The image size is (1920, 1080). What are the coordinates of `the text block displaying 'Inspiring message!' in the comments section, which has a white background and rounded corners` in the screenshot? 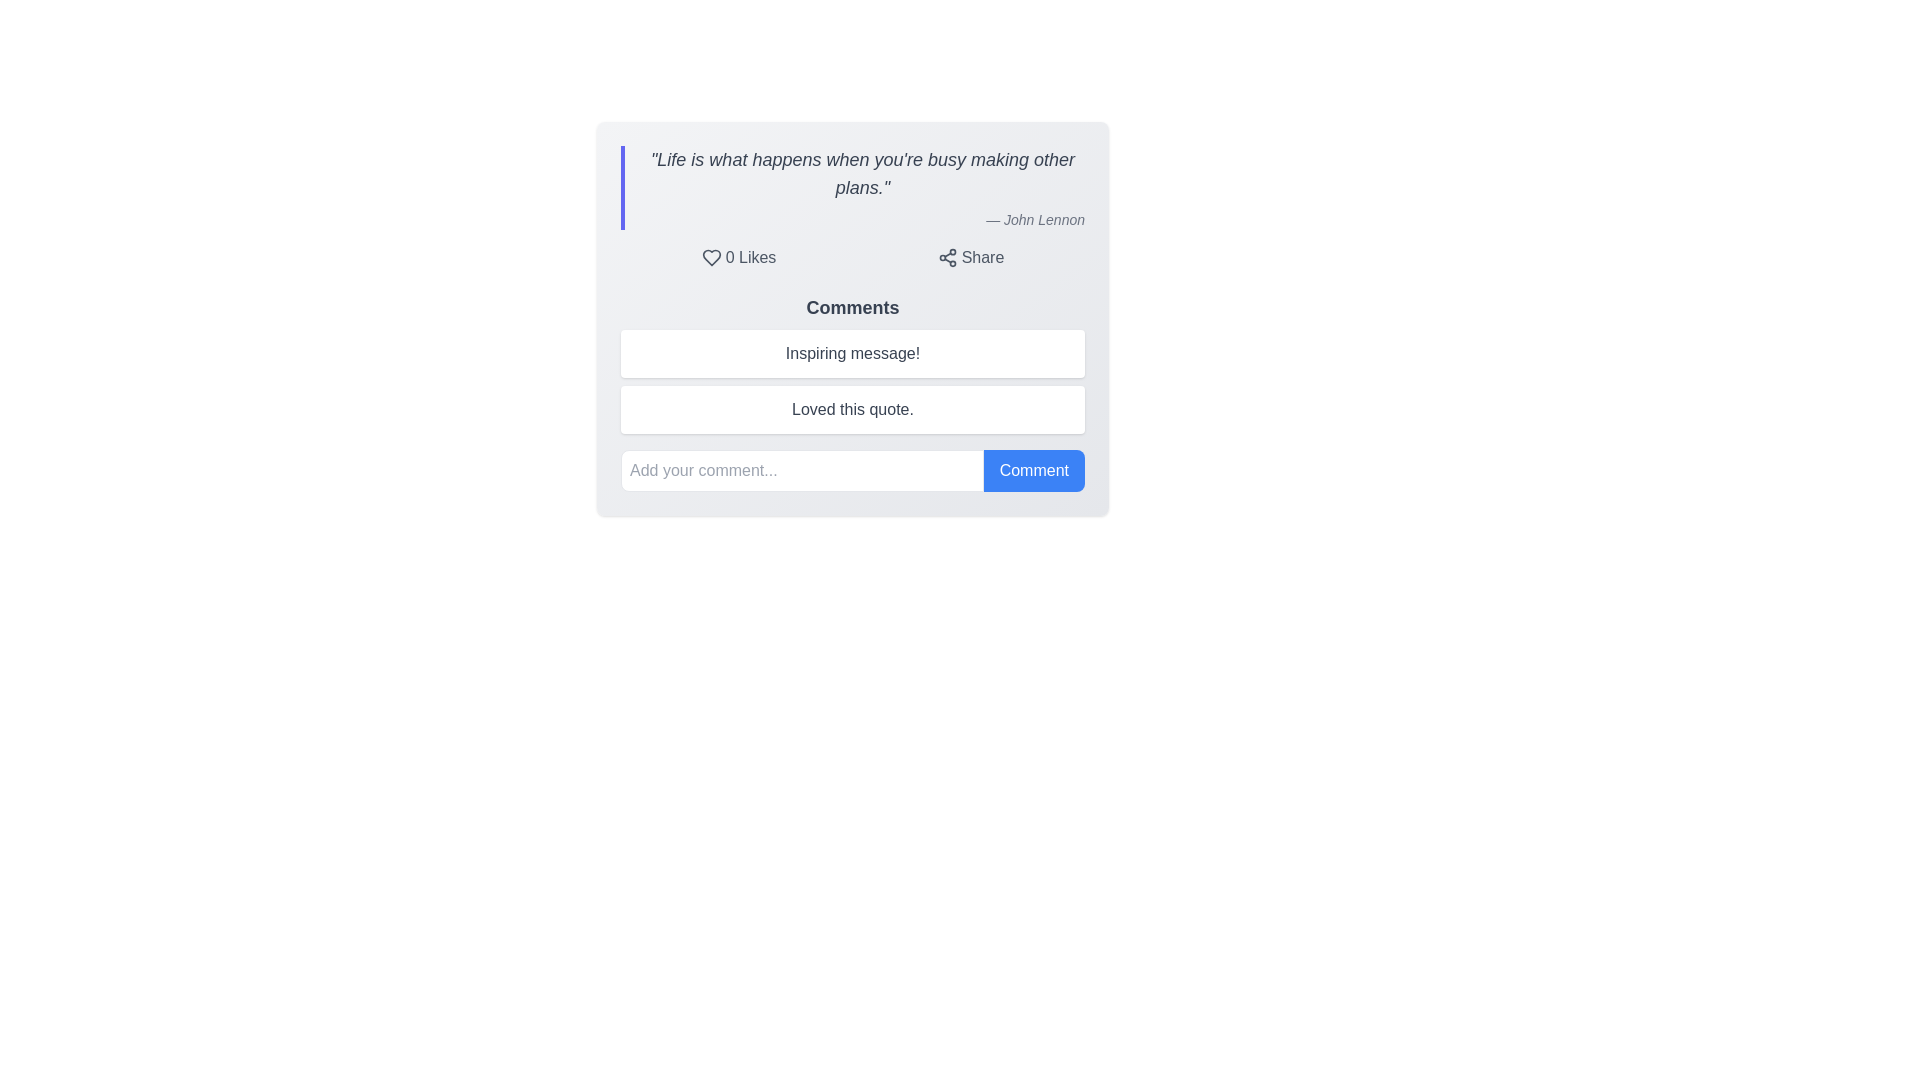 It's located at (853, 353).